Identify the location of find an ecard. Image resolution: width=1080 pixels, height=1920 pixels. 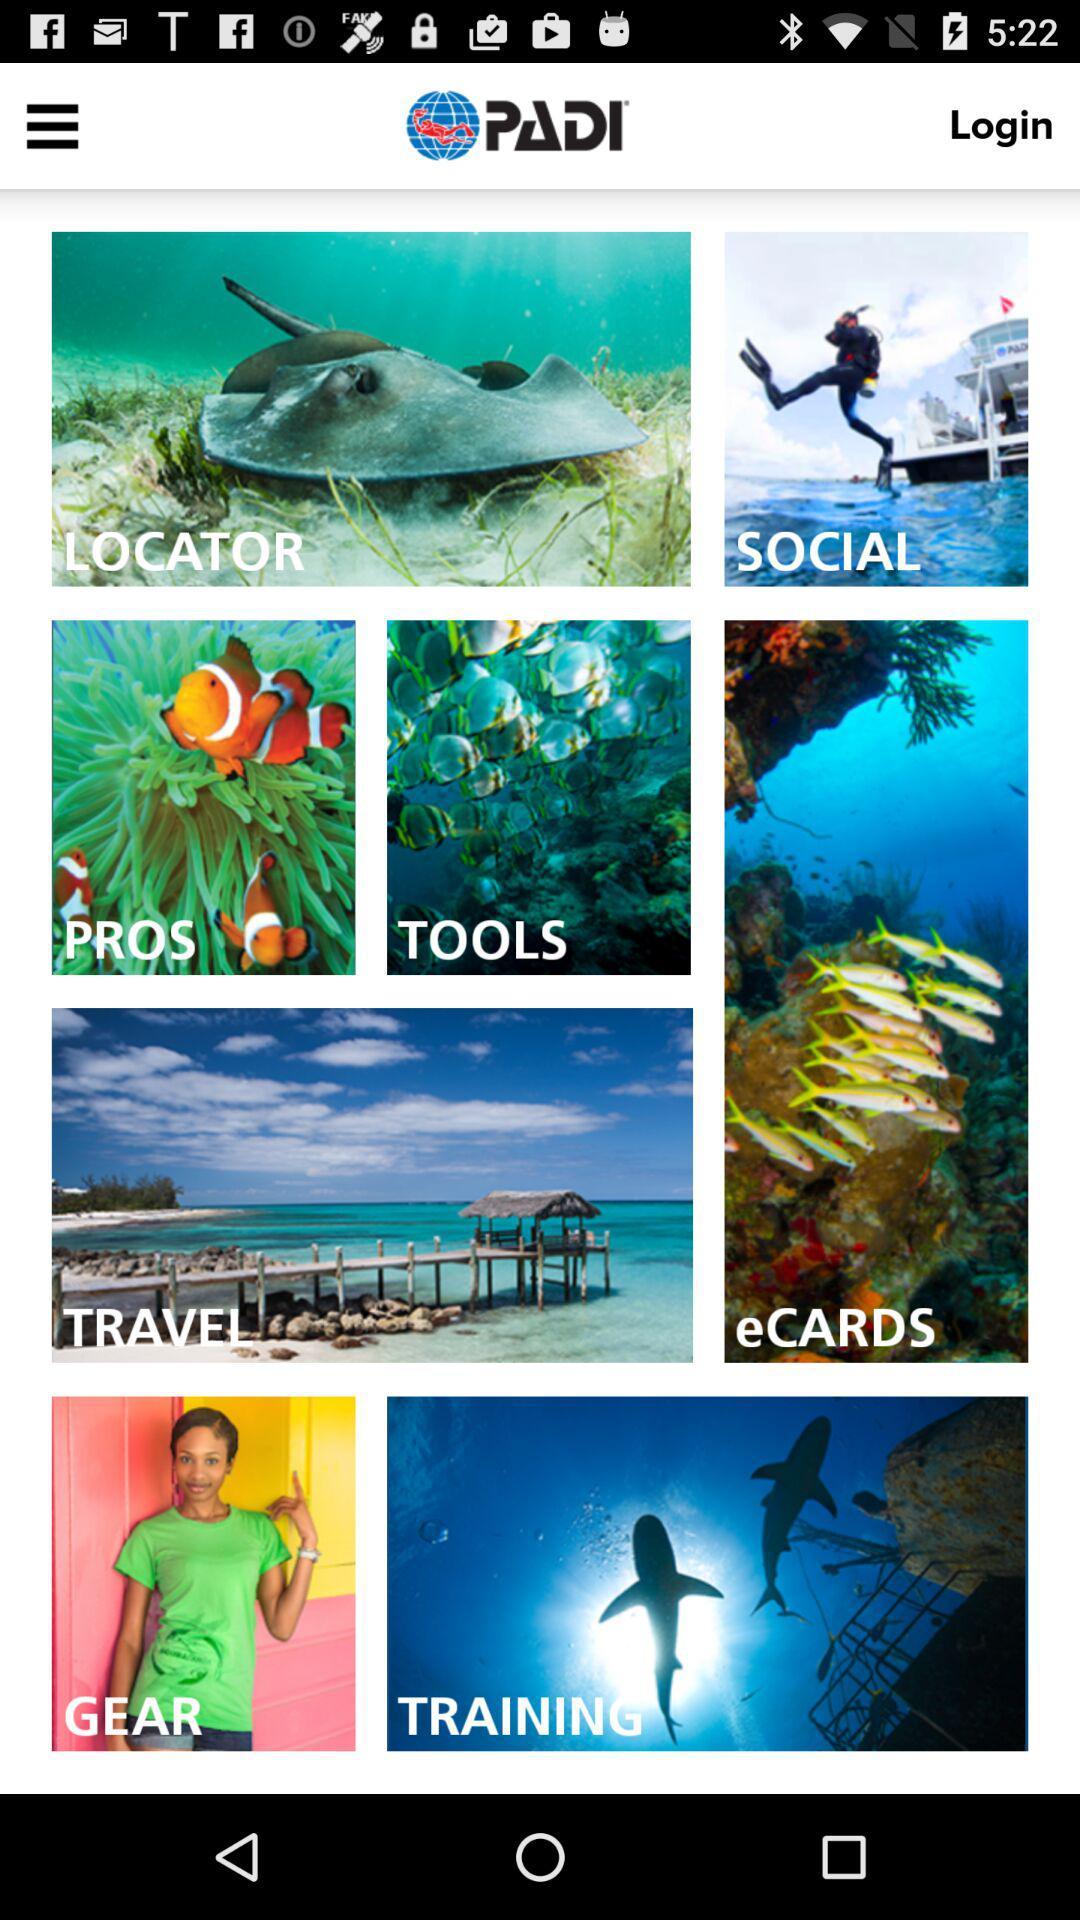
(875, 991).